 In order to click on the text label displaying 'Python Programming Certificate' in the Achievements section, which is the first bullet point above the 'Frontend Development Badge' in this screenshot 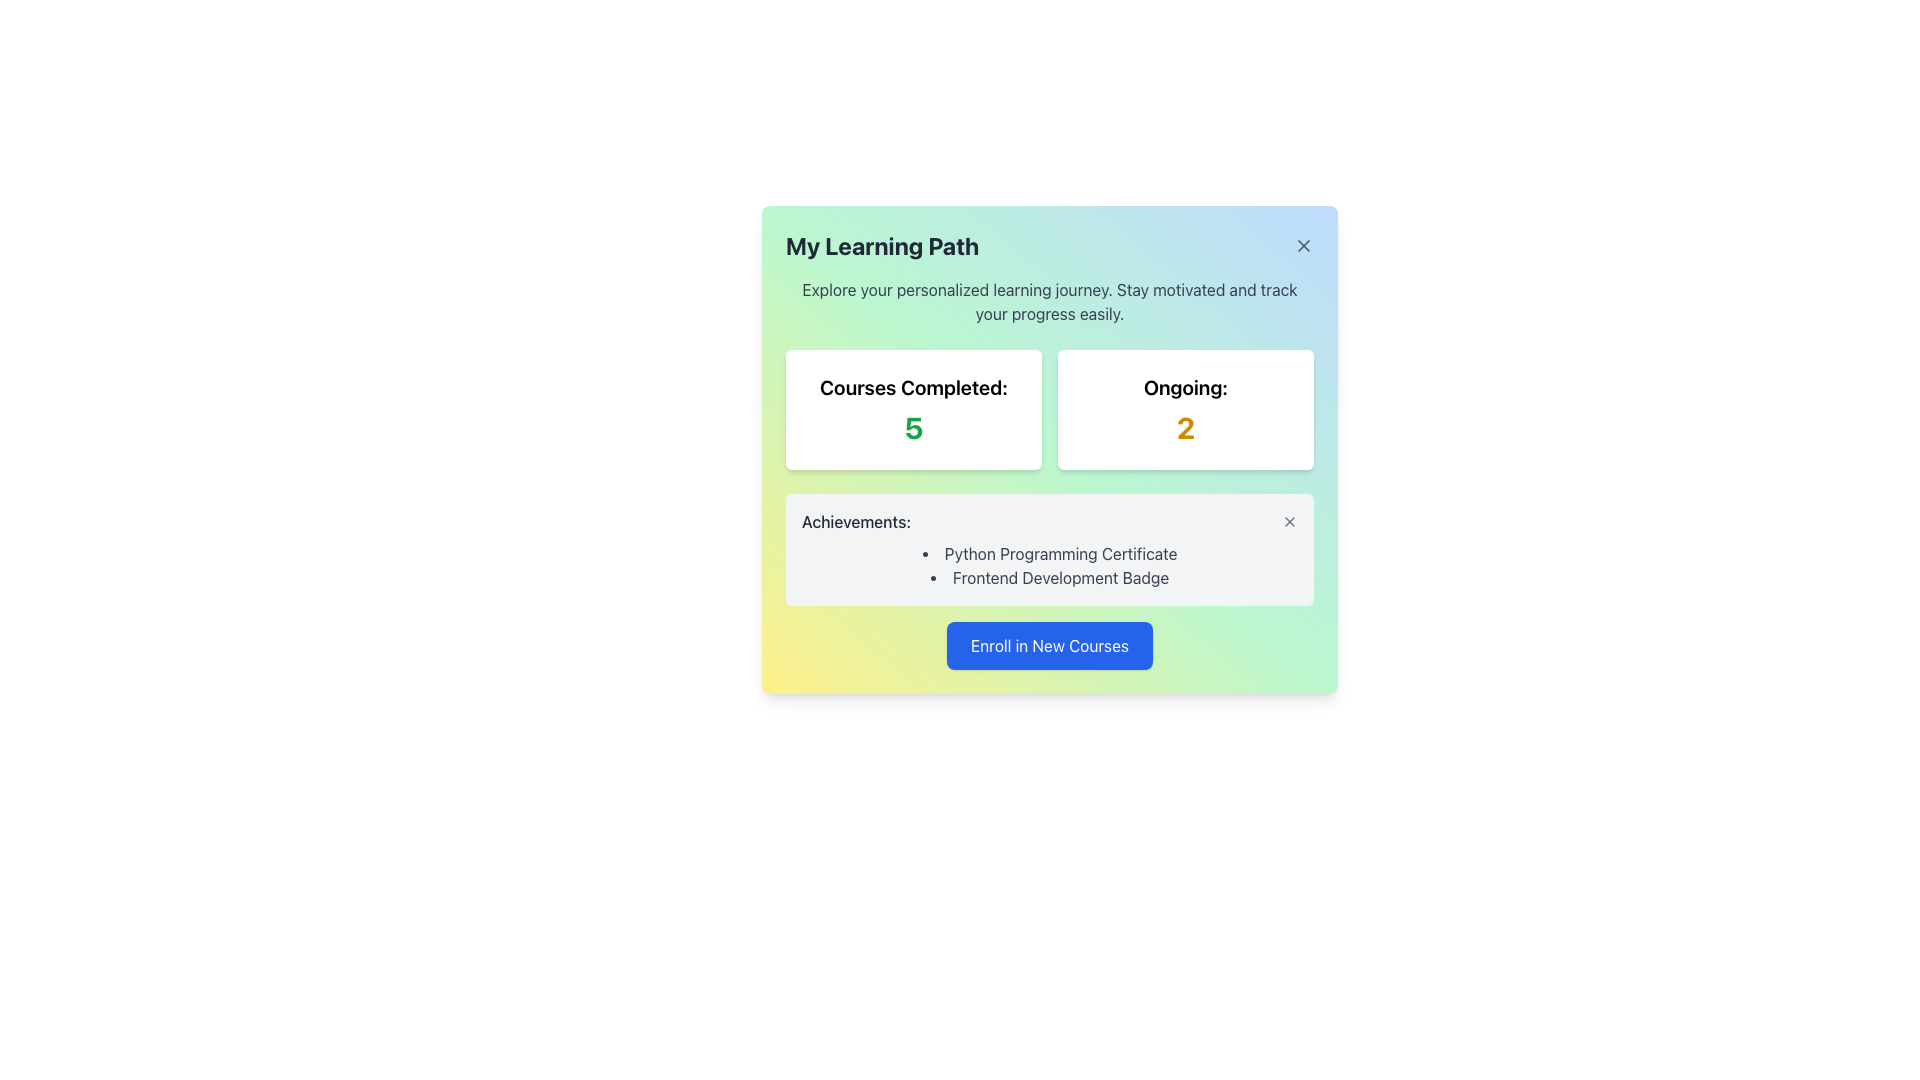, I will do `click(1049, 554)`.